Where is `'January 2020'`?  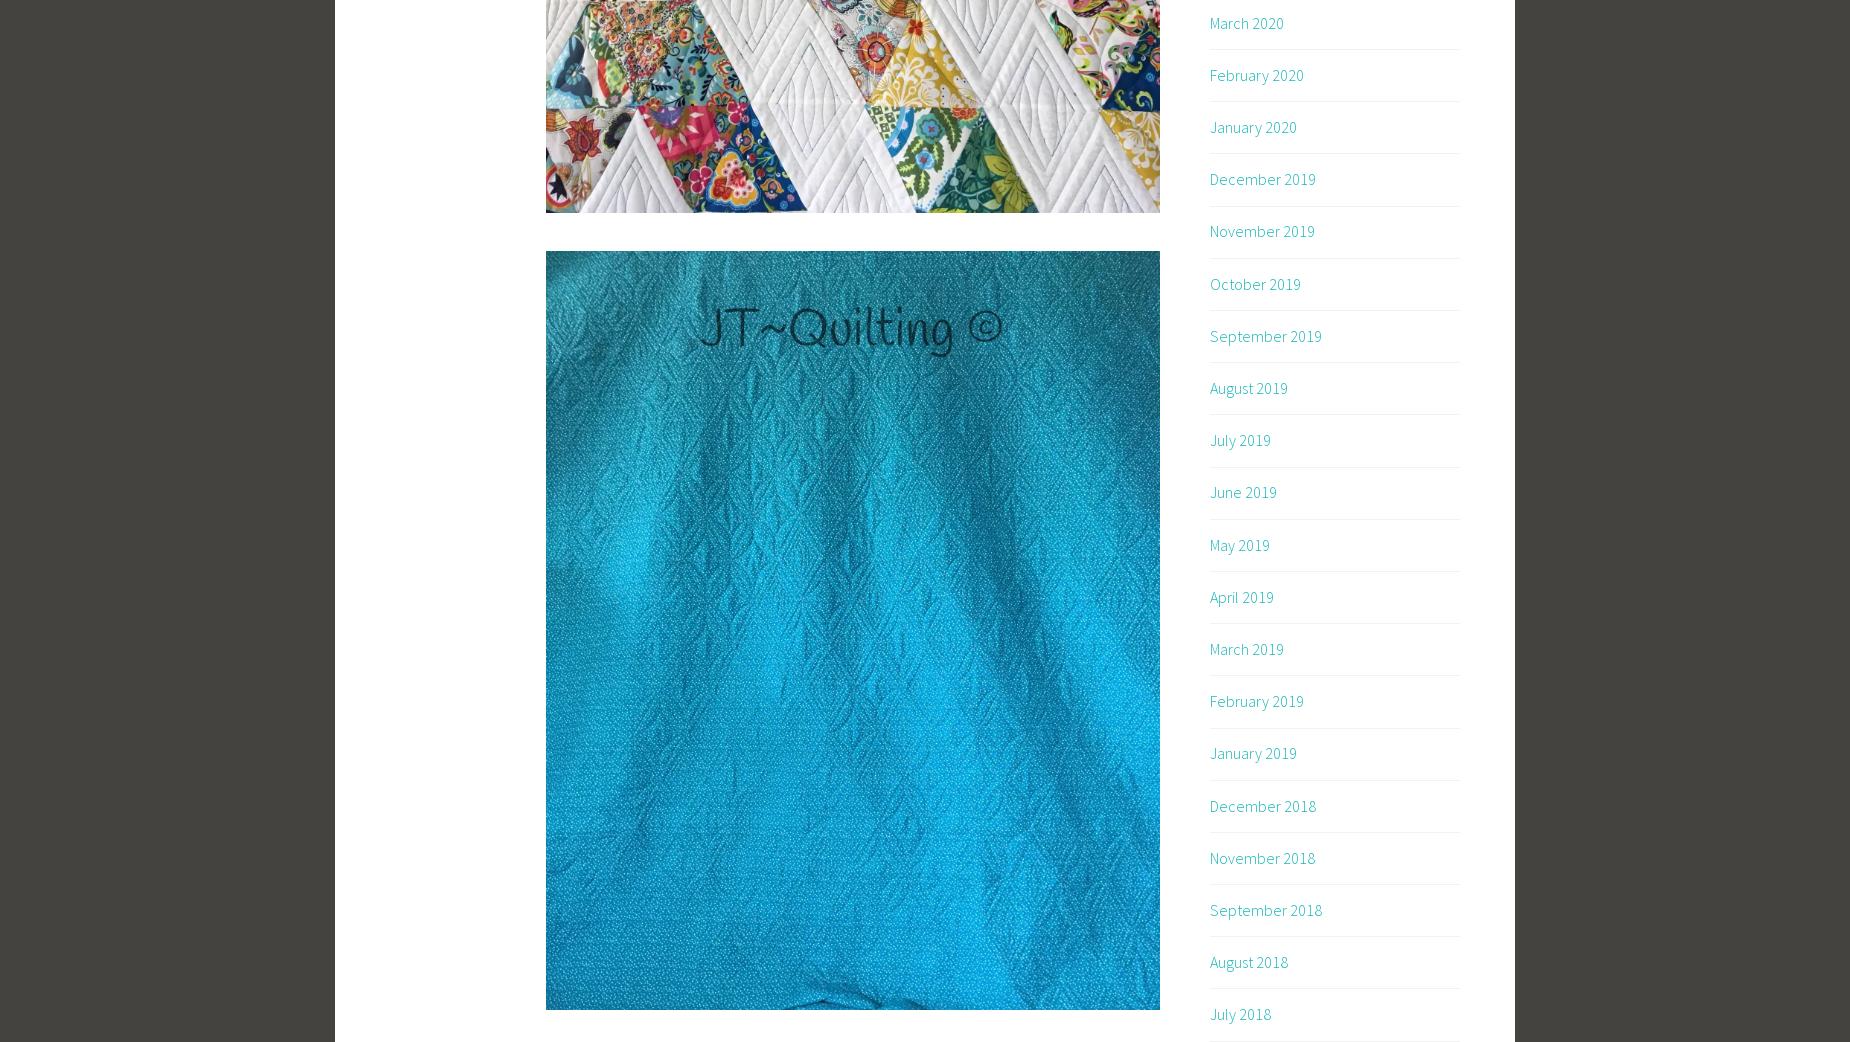 'January 2020' is located at coordinates (1252, 127).